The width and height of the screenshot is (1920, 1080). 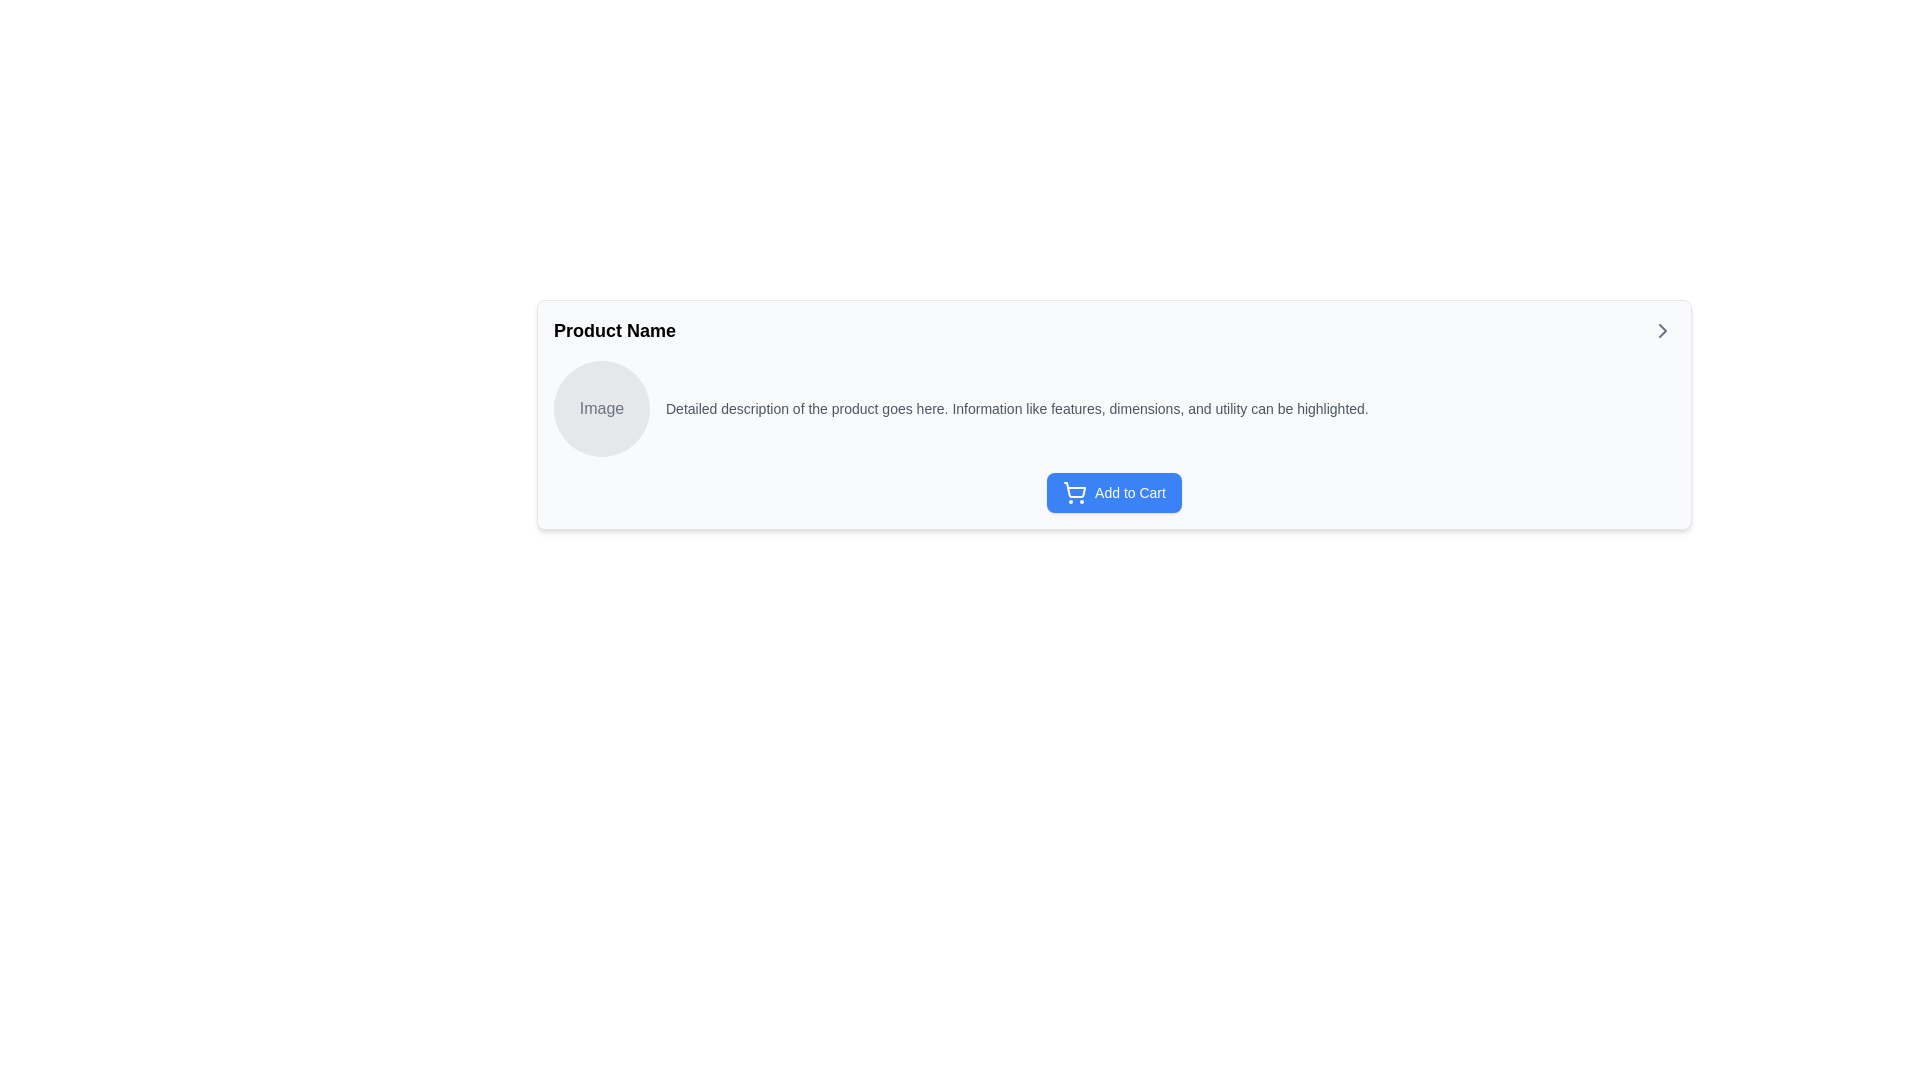 What do you see at coordinates (1017, 407) in the screenshot?
I see `the text block containing the phrase 'Detailed description of the product goes here. Information like features, dimensions, and utility can be highlighted.' which is styled in a smaller gray font and located to the right of the image placeholder` at bounding box center [1017, 407].